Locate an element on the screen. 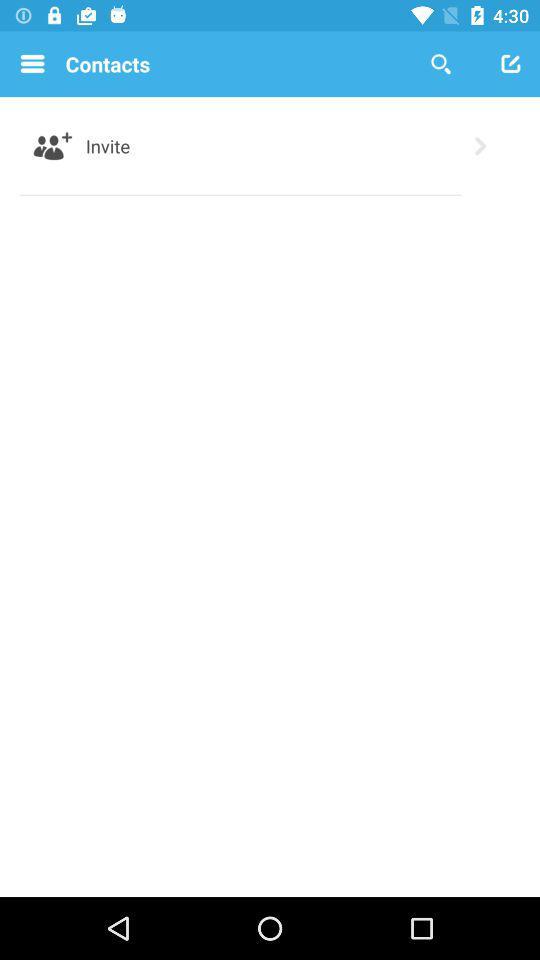  the item next to invite is located at coordinates (479, 145).